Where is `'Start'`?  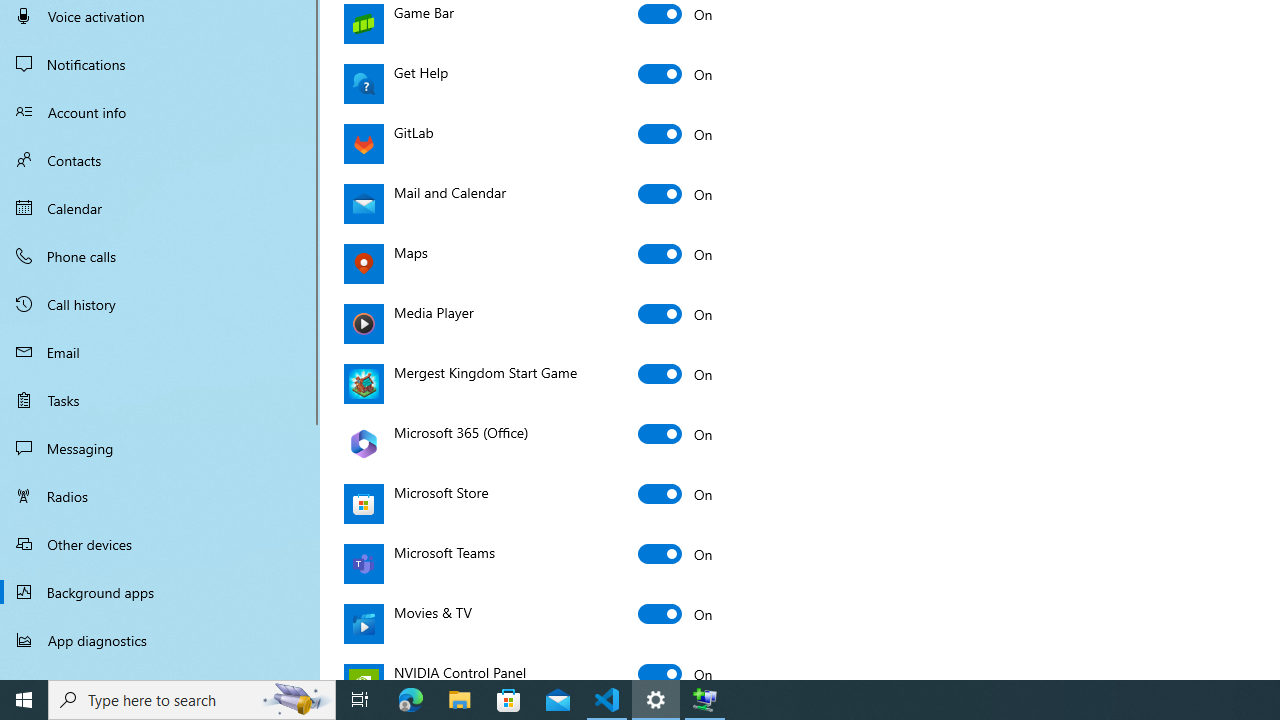 'Start' is located at coordinates (24, 698).